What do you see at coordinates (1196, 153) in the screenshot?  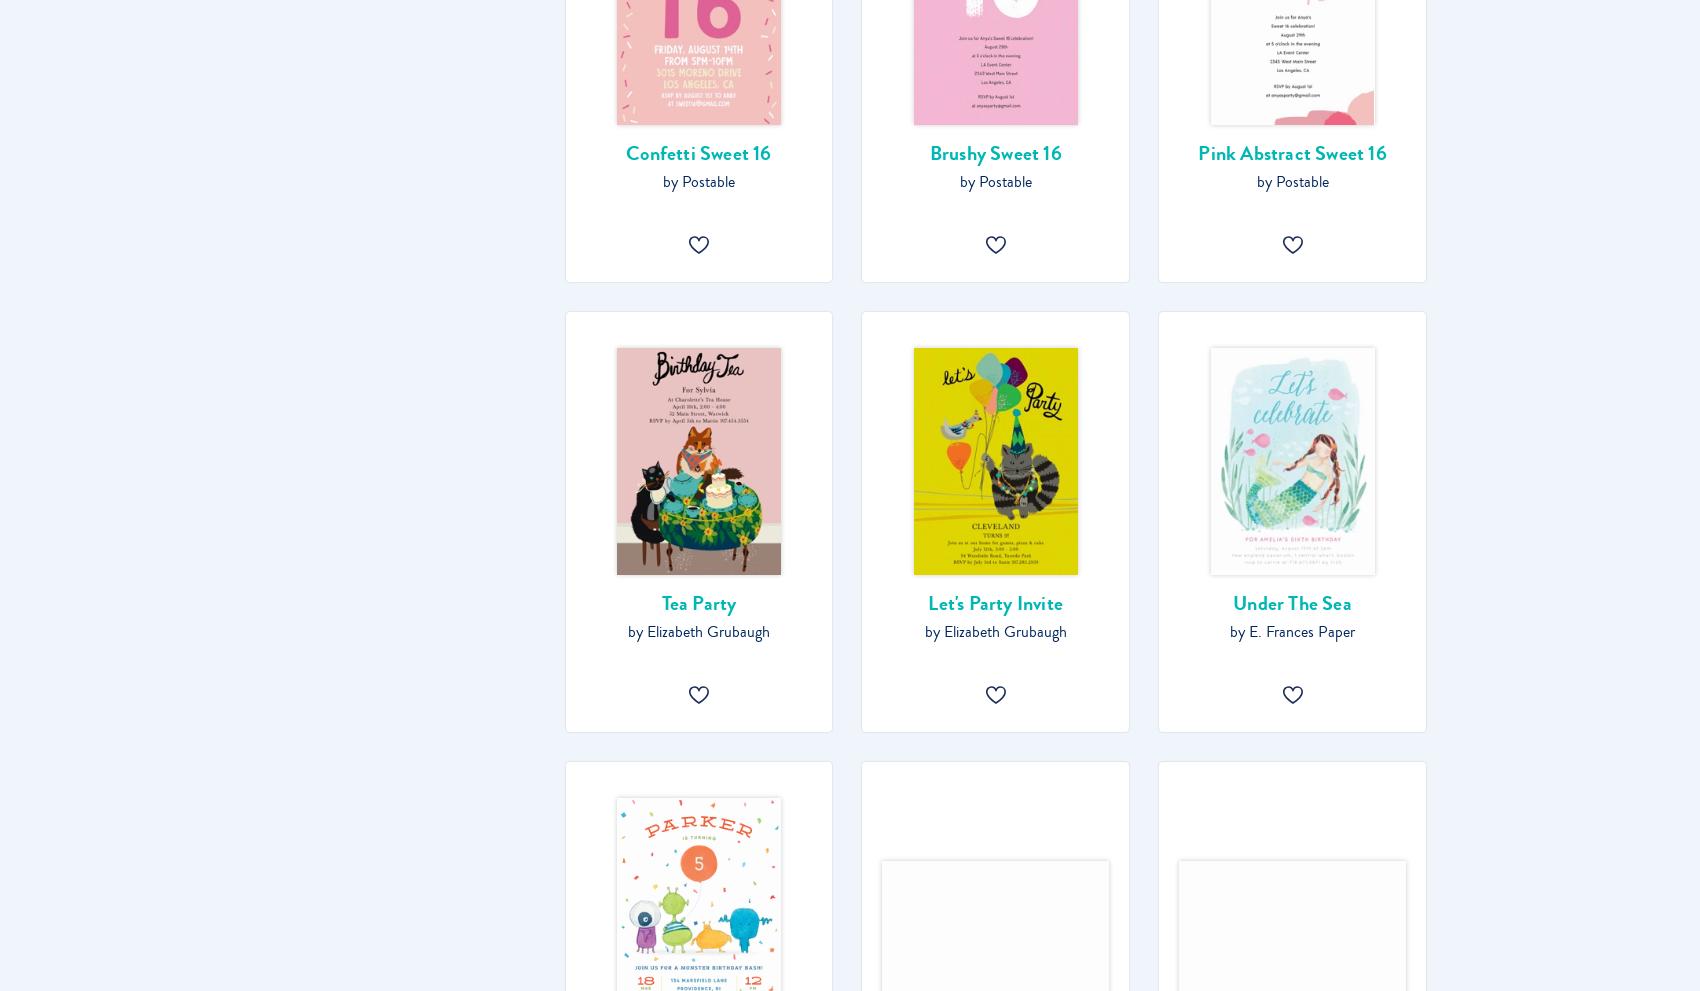 I see `'Pink Abstract Sweet 16'` at bounding box center [1196, 153].